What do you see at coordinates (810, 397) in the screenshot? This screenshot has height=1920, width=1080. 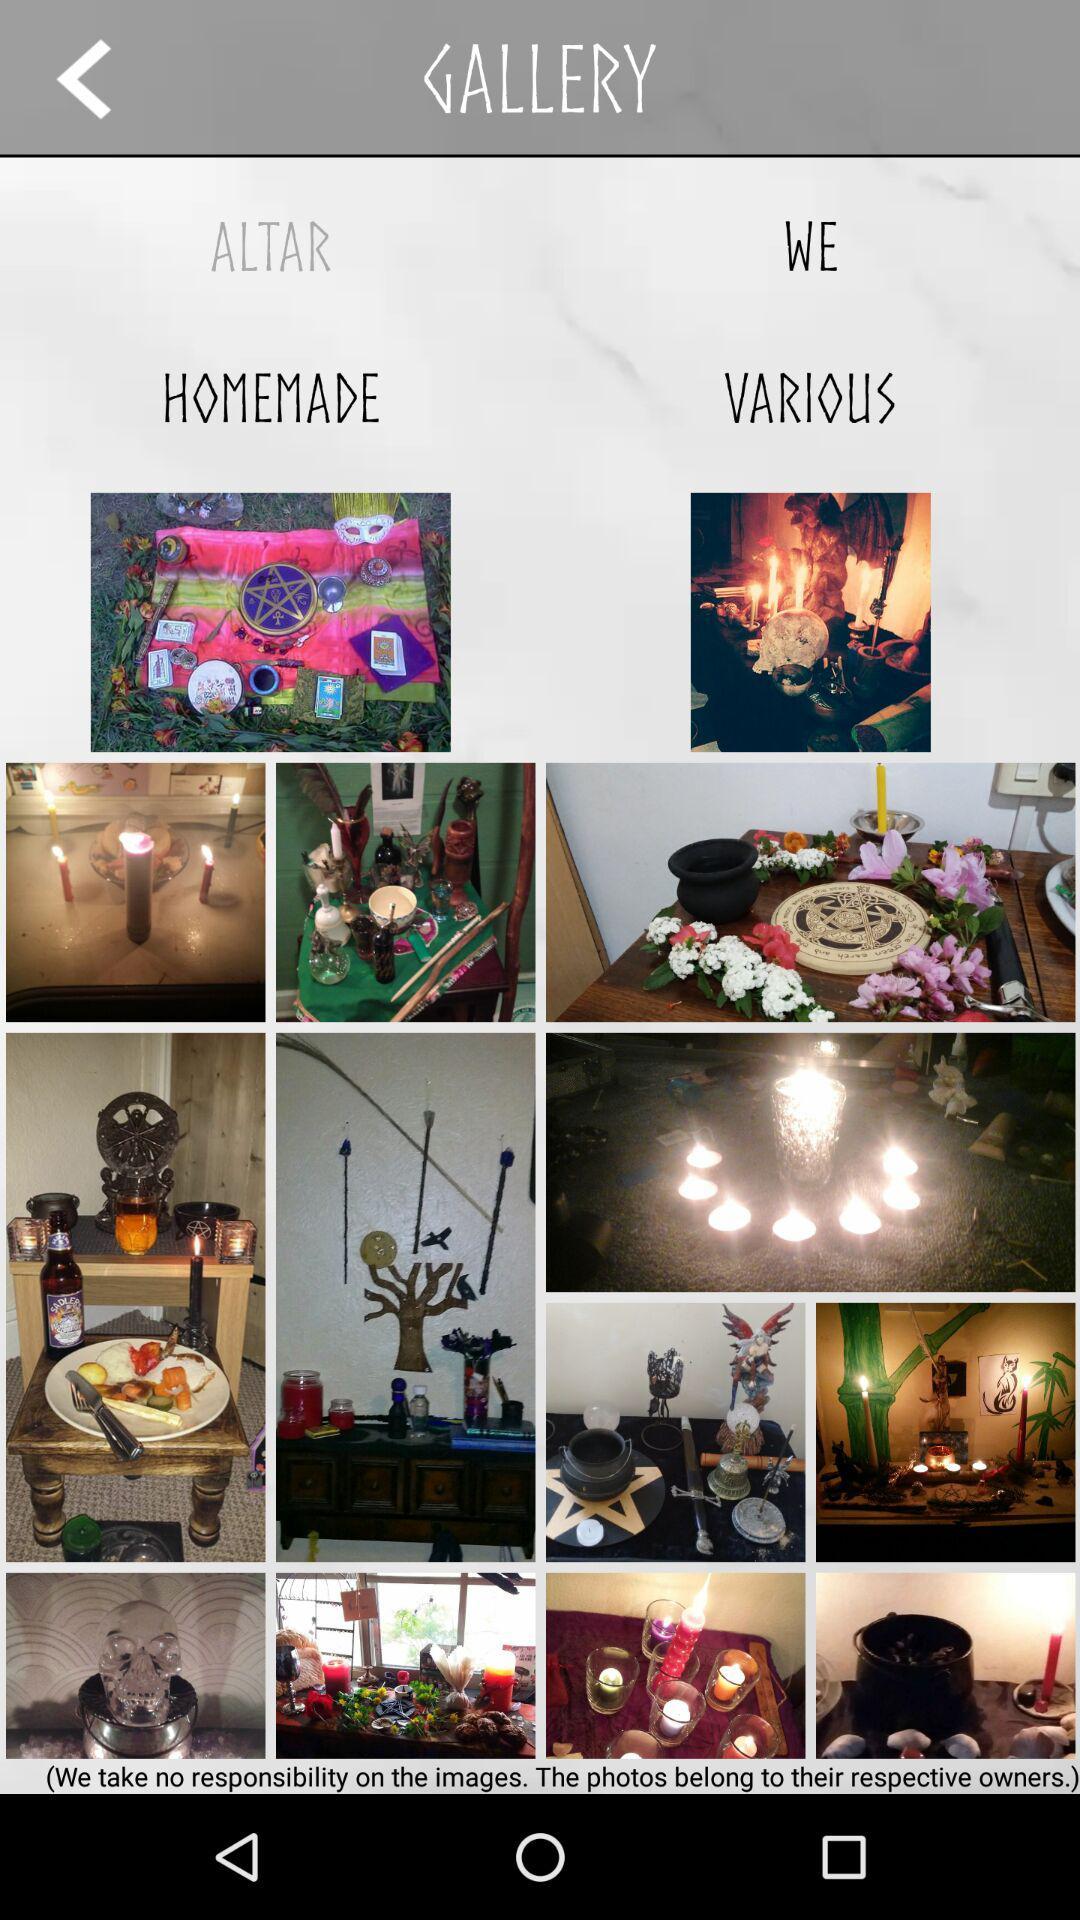 I see `the icon to the right of the homemade icon` at bounding box center [810, 397].